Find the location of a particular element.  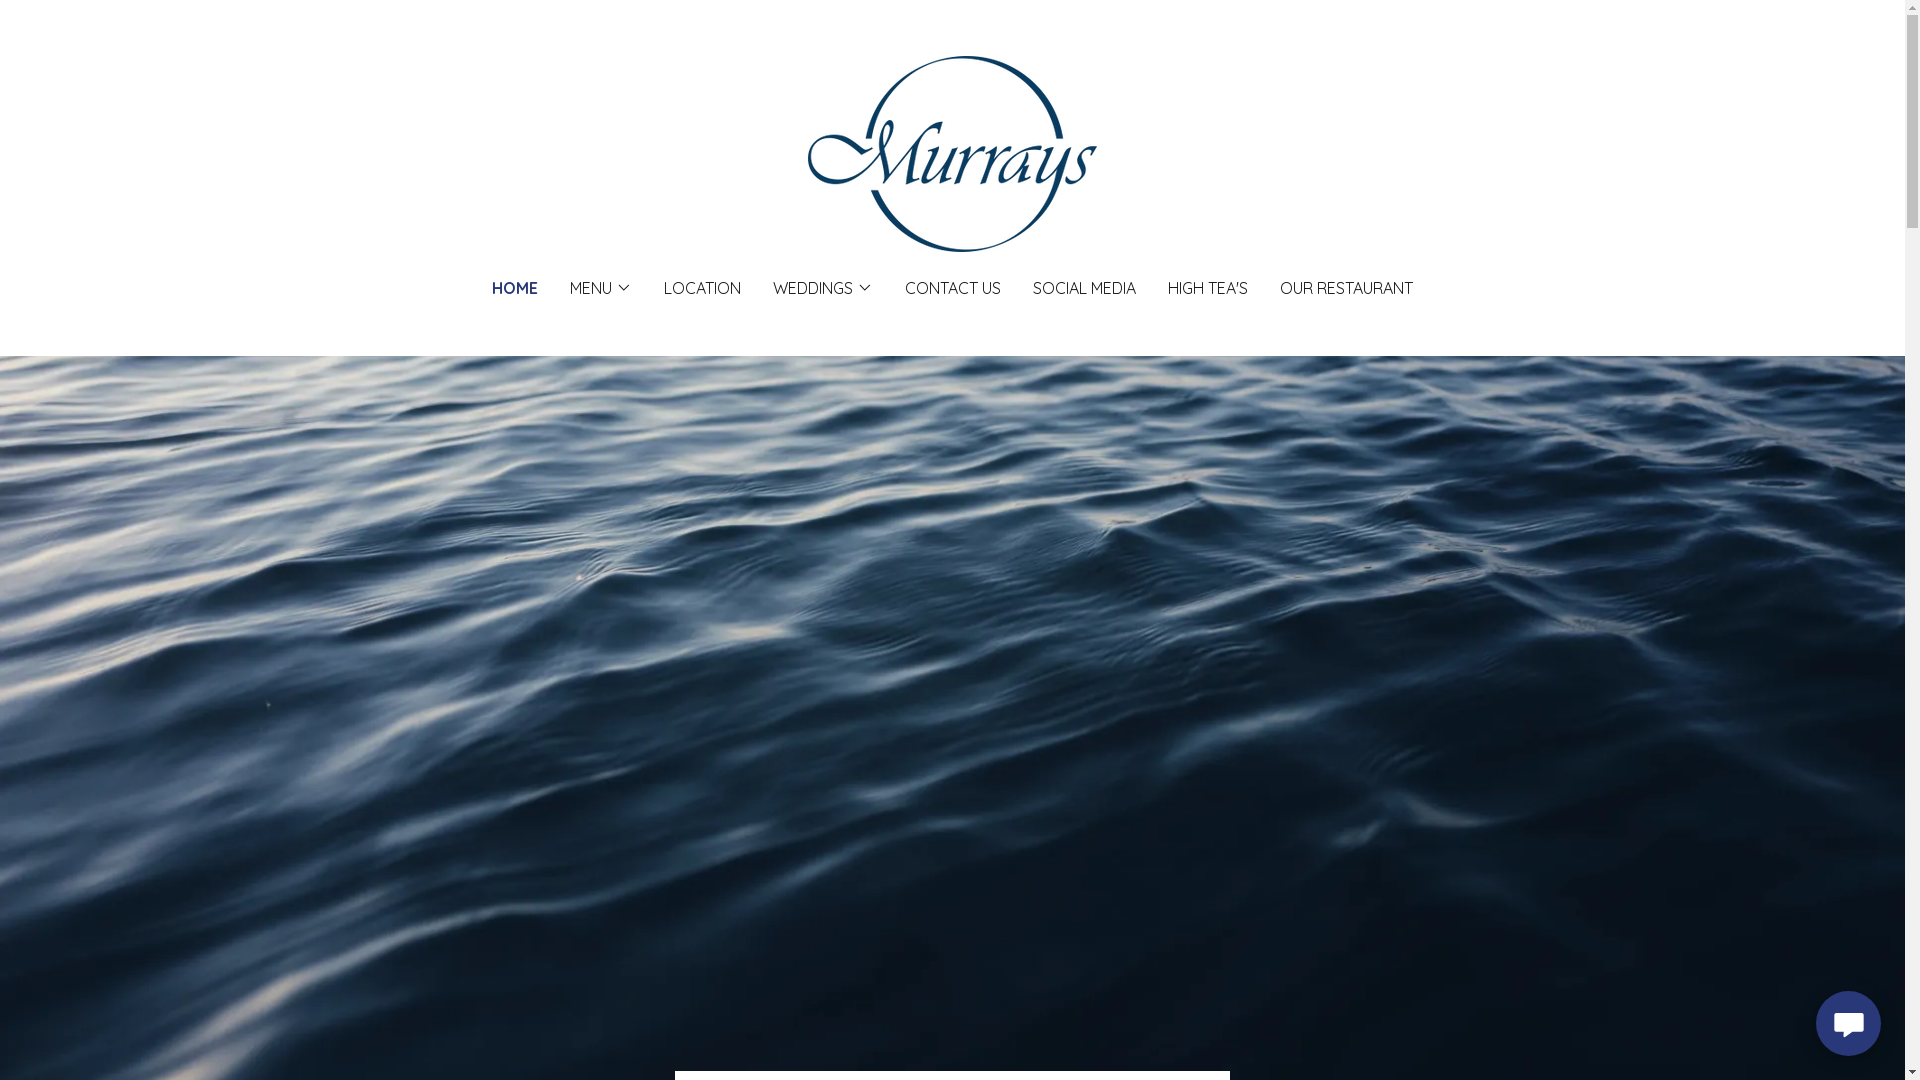

'LOCATION' is located at coordinates (702, 288).